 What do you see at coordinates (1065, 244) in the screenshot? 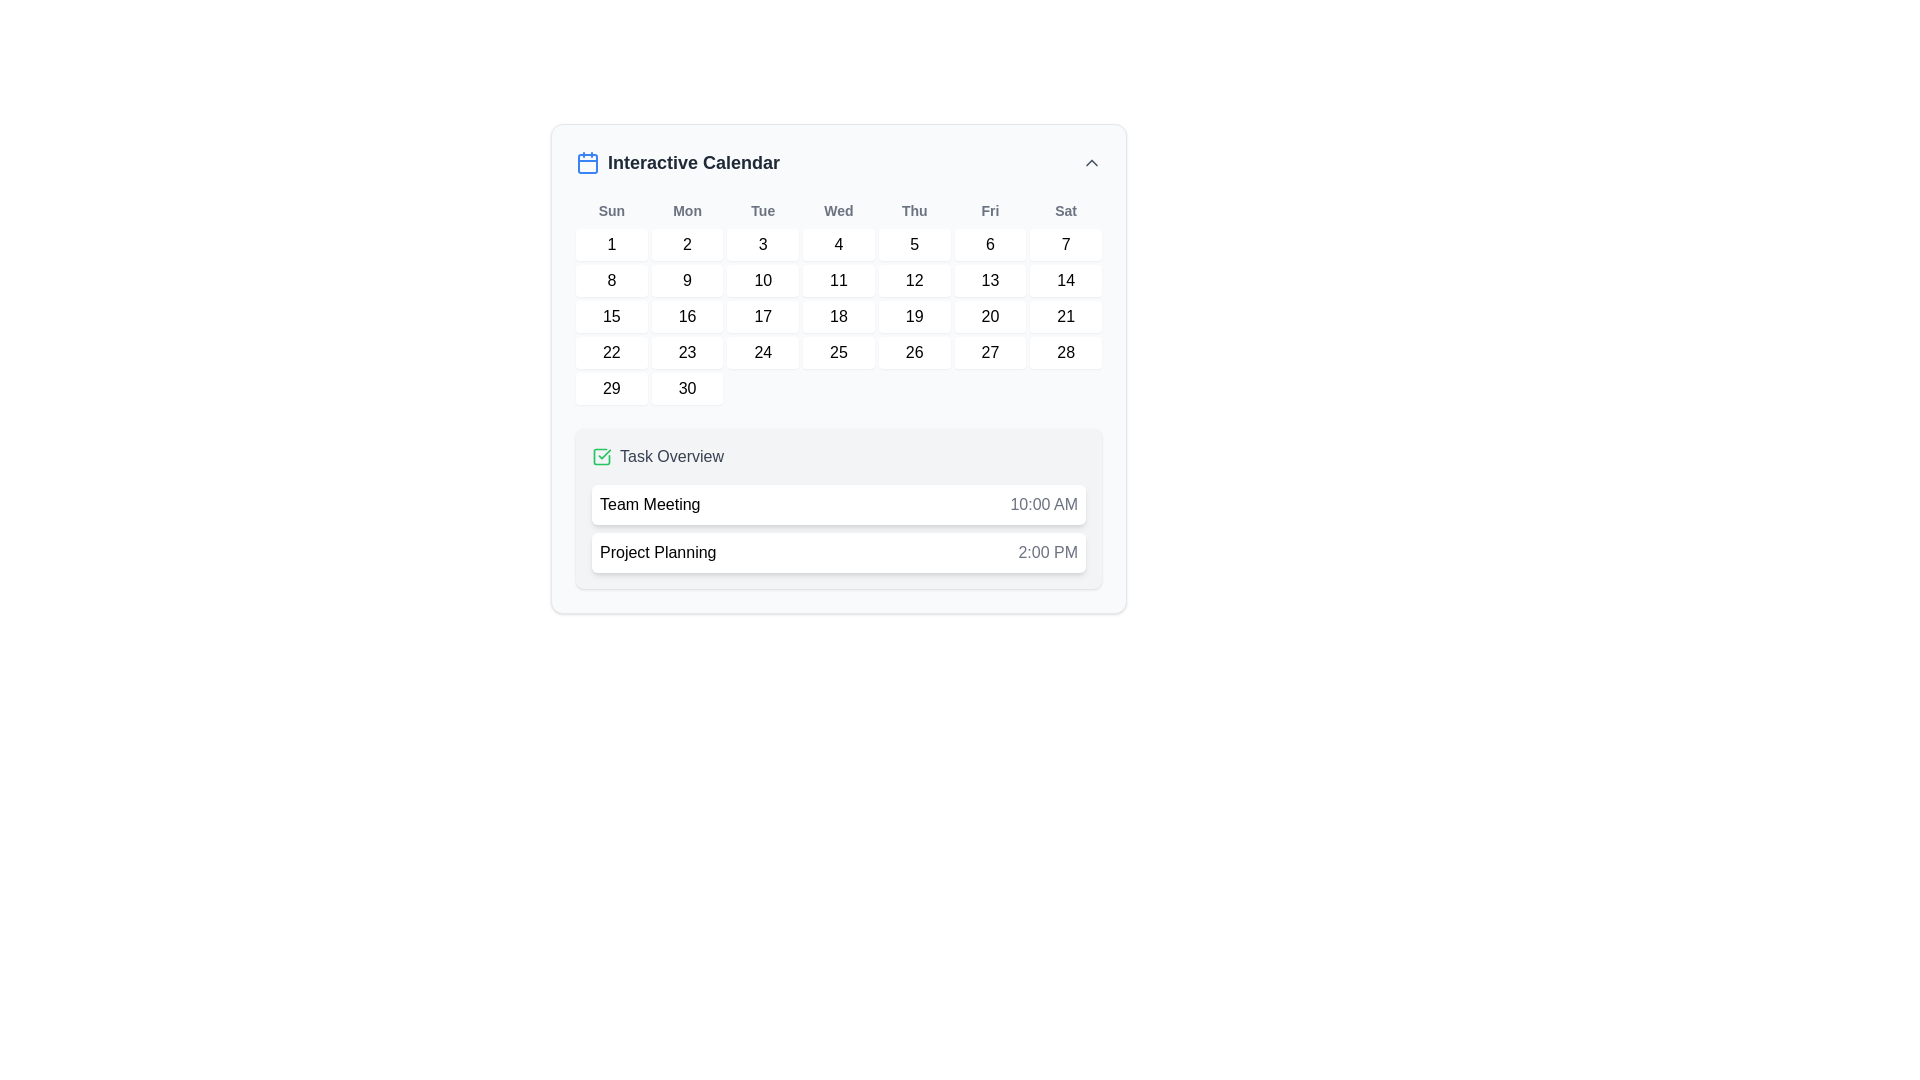
I see `the square-shaped button with a white background and the bold number '7' centered on it` at bounding box center [1065, 244].